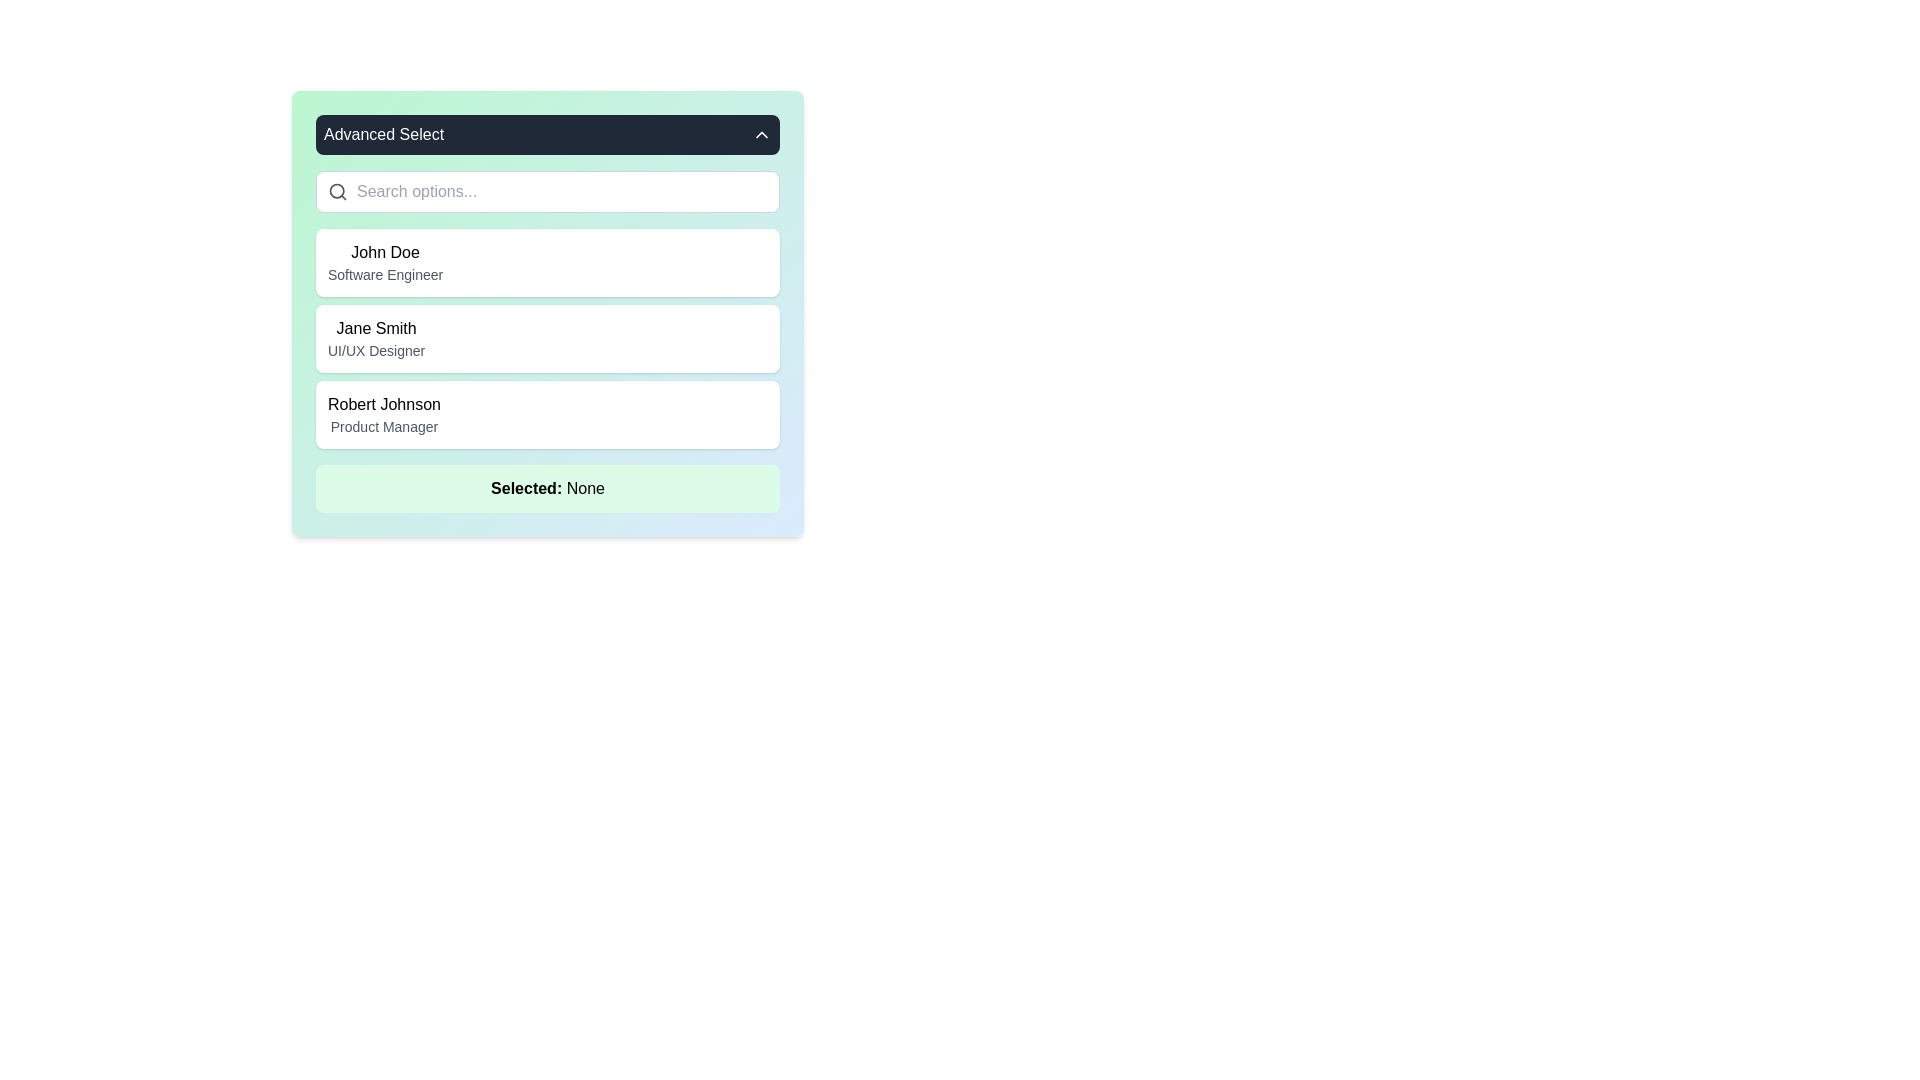  What do you see at coordinates (384, 405) in the screenshot?
I see `the text label displaying the name of the third entry in the dropdown list, which follows 'John Doe' and 'Jane Smith'` at bounding box center [384, 405].